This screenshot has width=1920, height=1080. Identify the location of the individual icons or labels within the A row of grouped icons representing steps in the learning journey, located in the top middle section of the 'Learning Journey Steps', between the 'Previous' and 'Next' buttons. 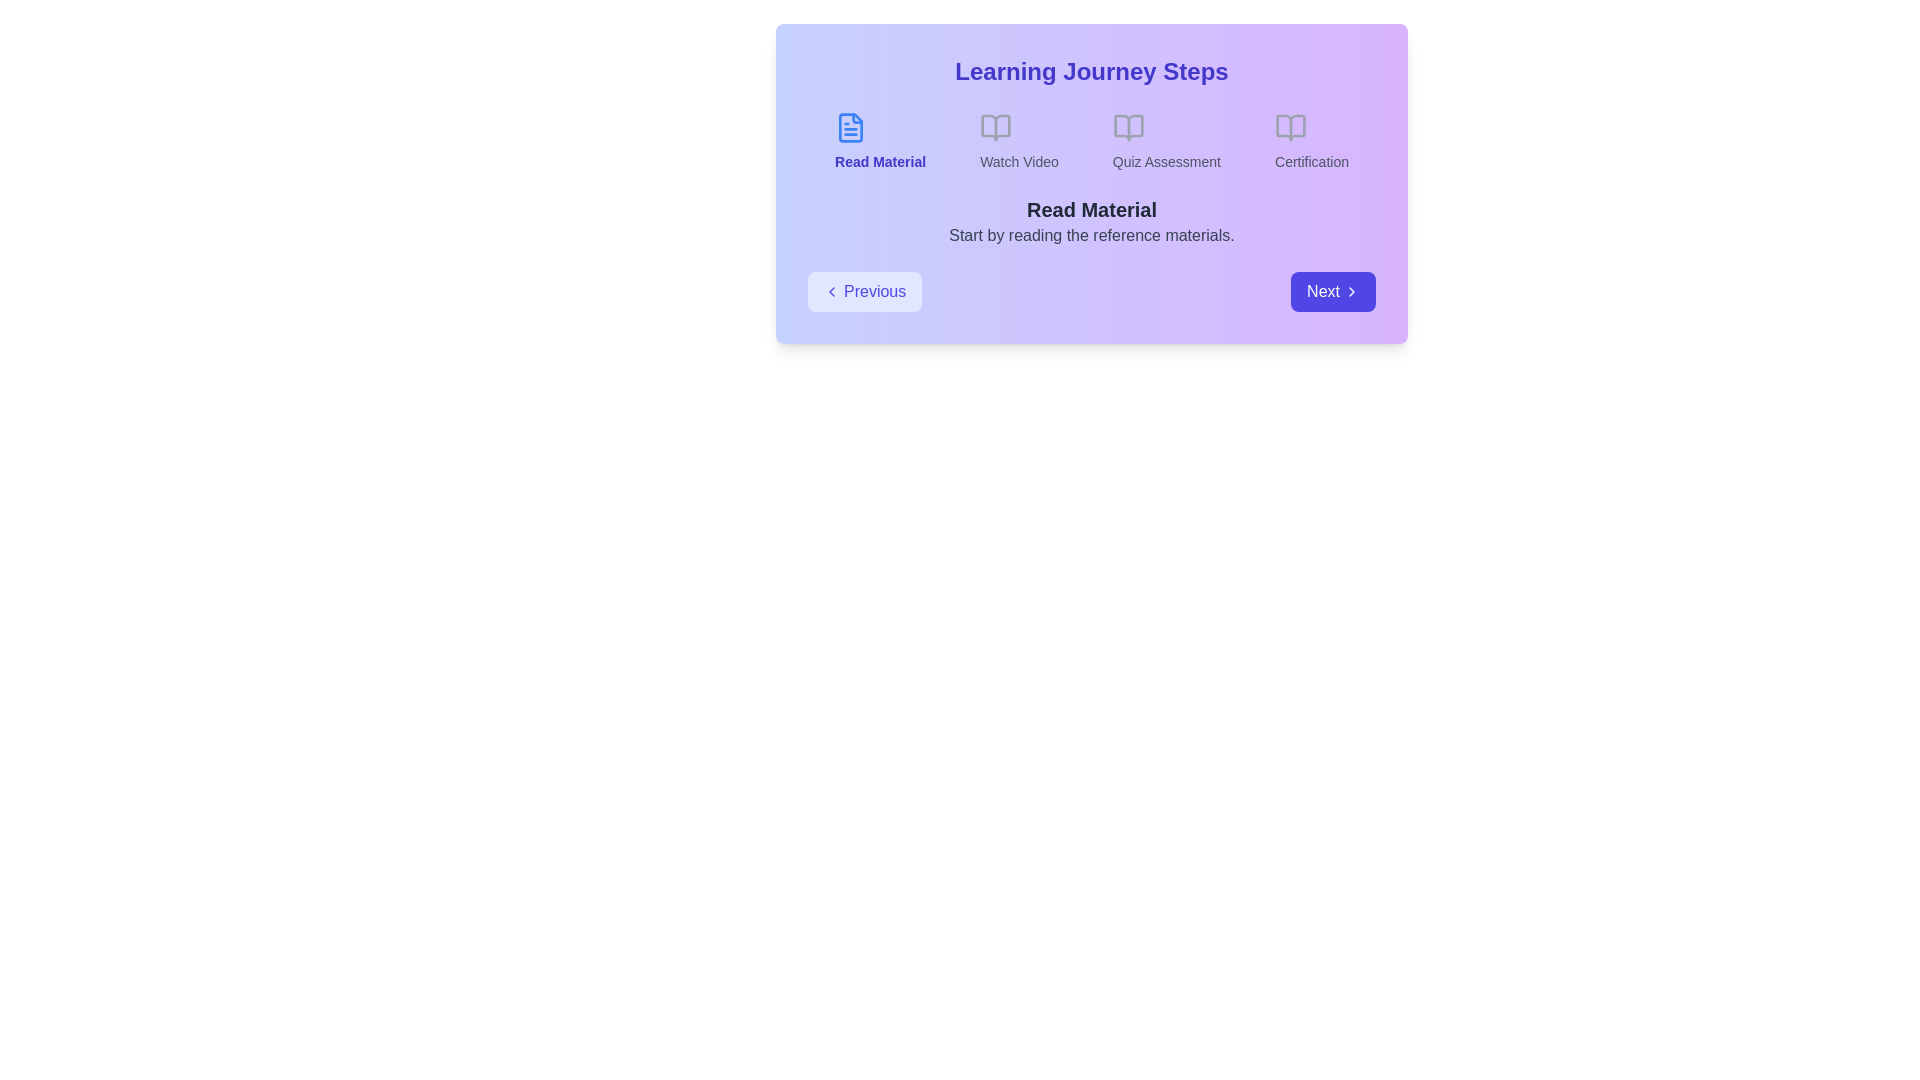
(1090, 141).